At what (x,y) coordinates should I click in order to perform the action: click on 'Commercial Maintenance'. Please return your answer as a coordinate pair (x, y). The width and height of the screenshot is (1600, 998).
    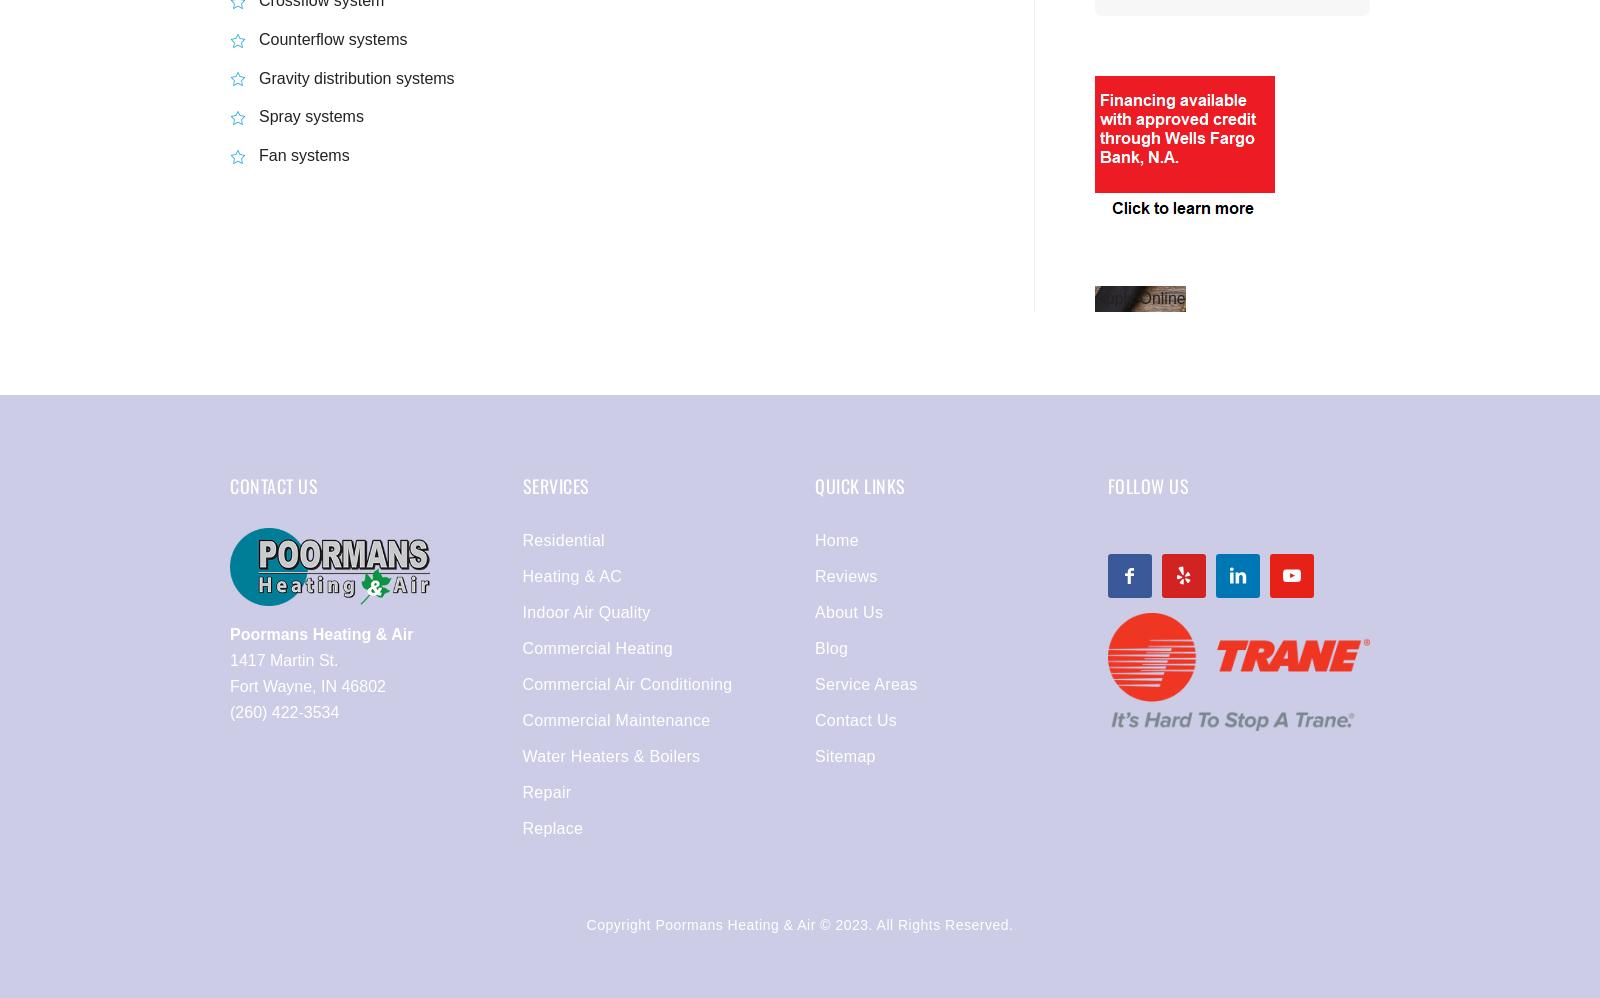
    Looking at the image, I should click on (520, 720).